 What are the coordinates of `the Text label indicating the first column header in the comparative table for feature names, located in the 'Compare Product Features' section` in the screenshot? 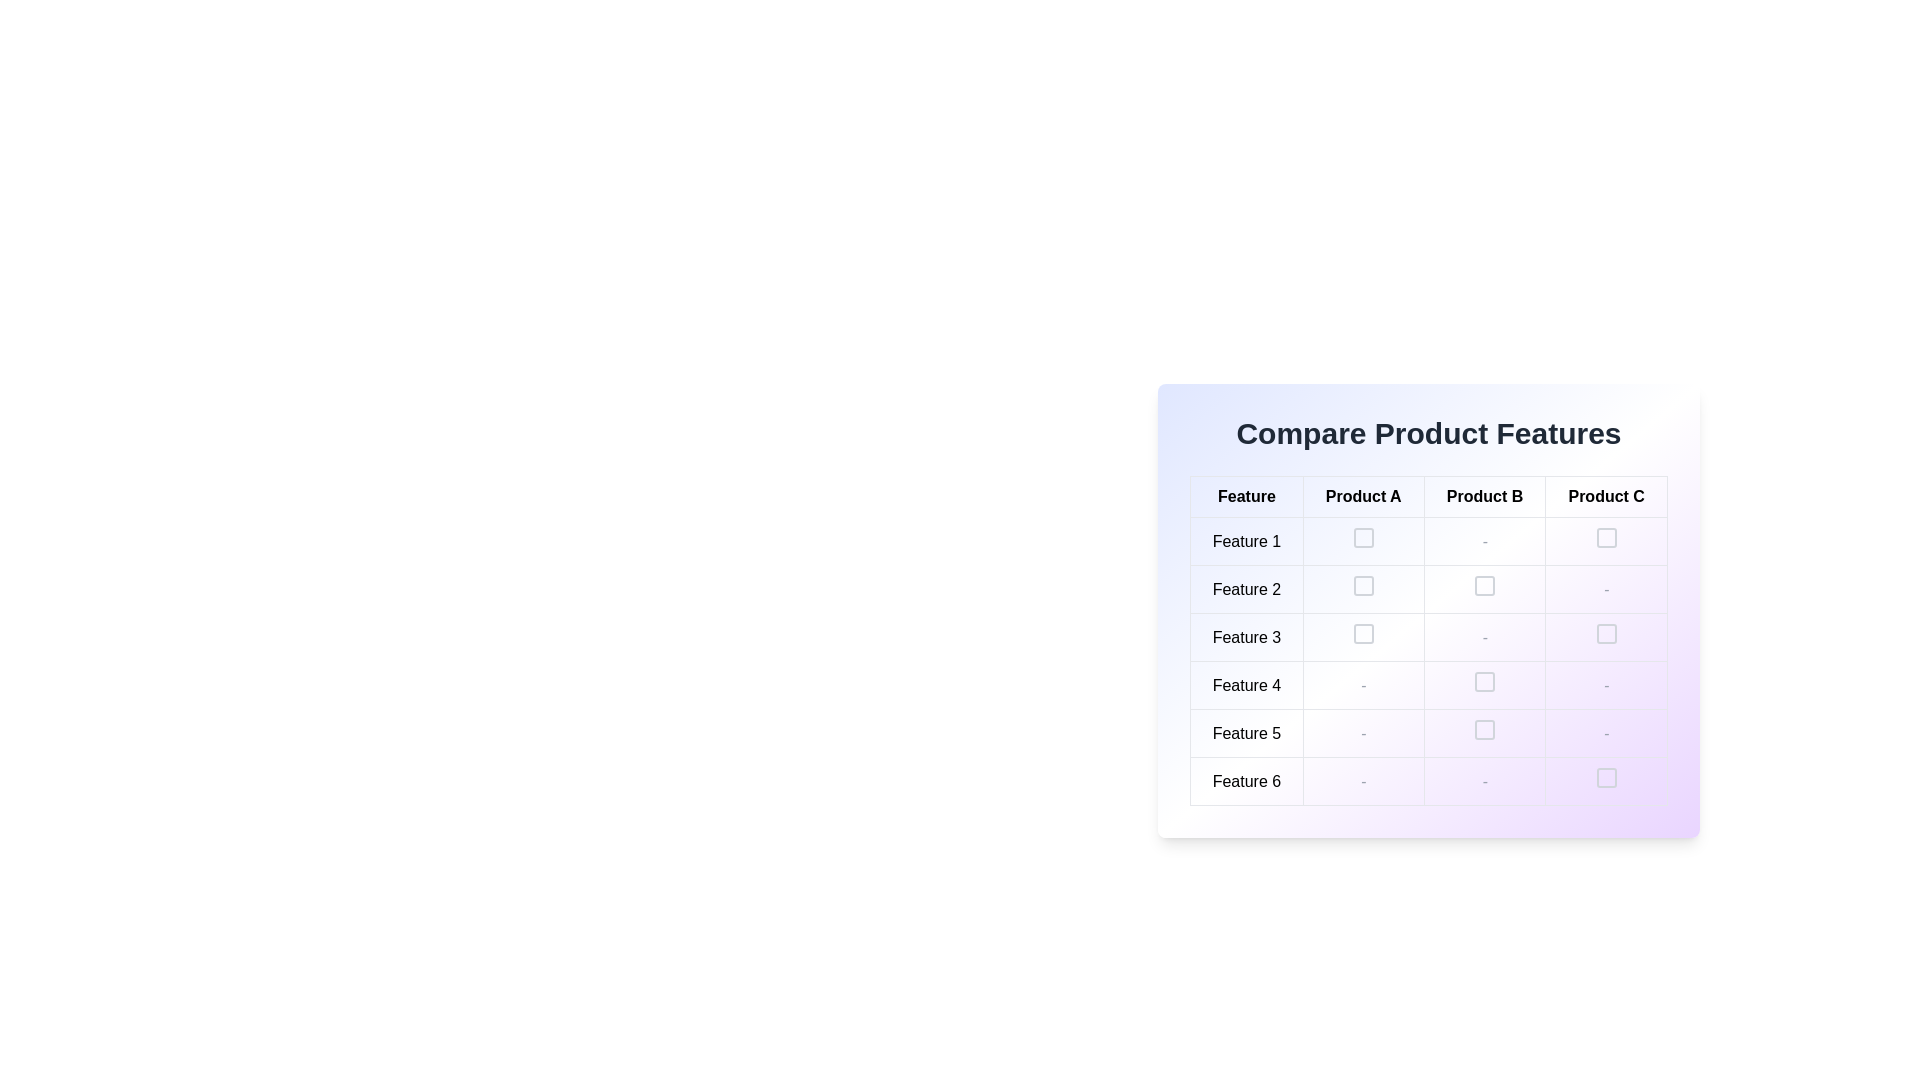 It's located at (1245, 496).